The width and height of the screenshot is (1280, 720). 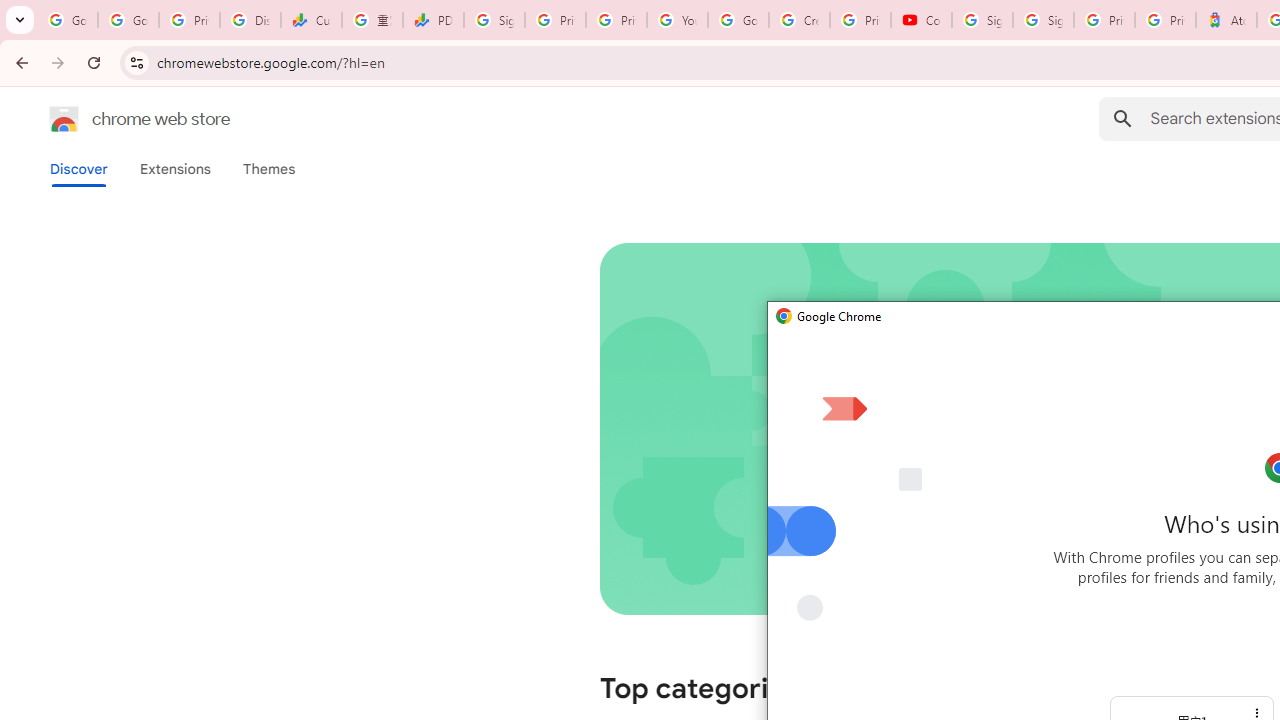 I want to click on 'Themes', so click(x=268, y=168).